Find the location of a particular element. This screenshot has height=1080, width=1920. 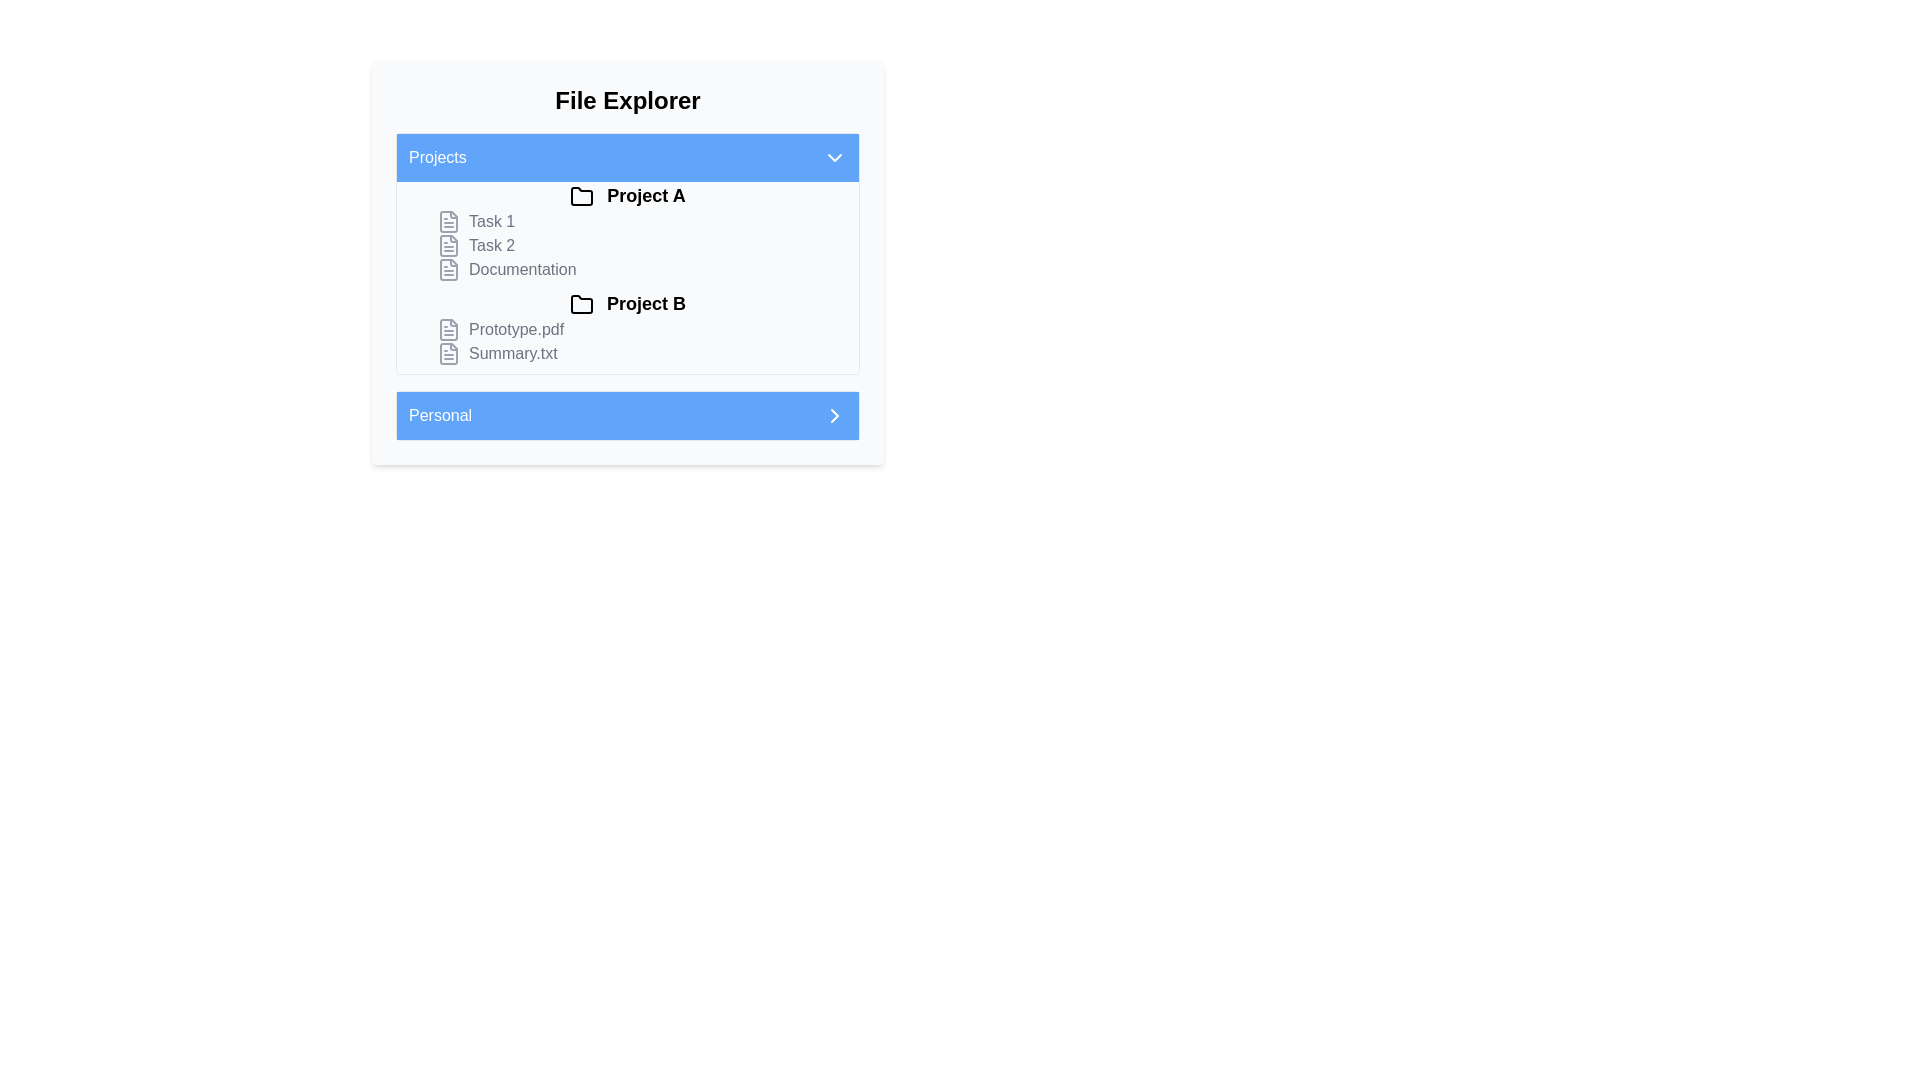

the SVG icon representing the file type associated with the 'Task 2' label located is located at coordinates (448, 245).